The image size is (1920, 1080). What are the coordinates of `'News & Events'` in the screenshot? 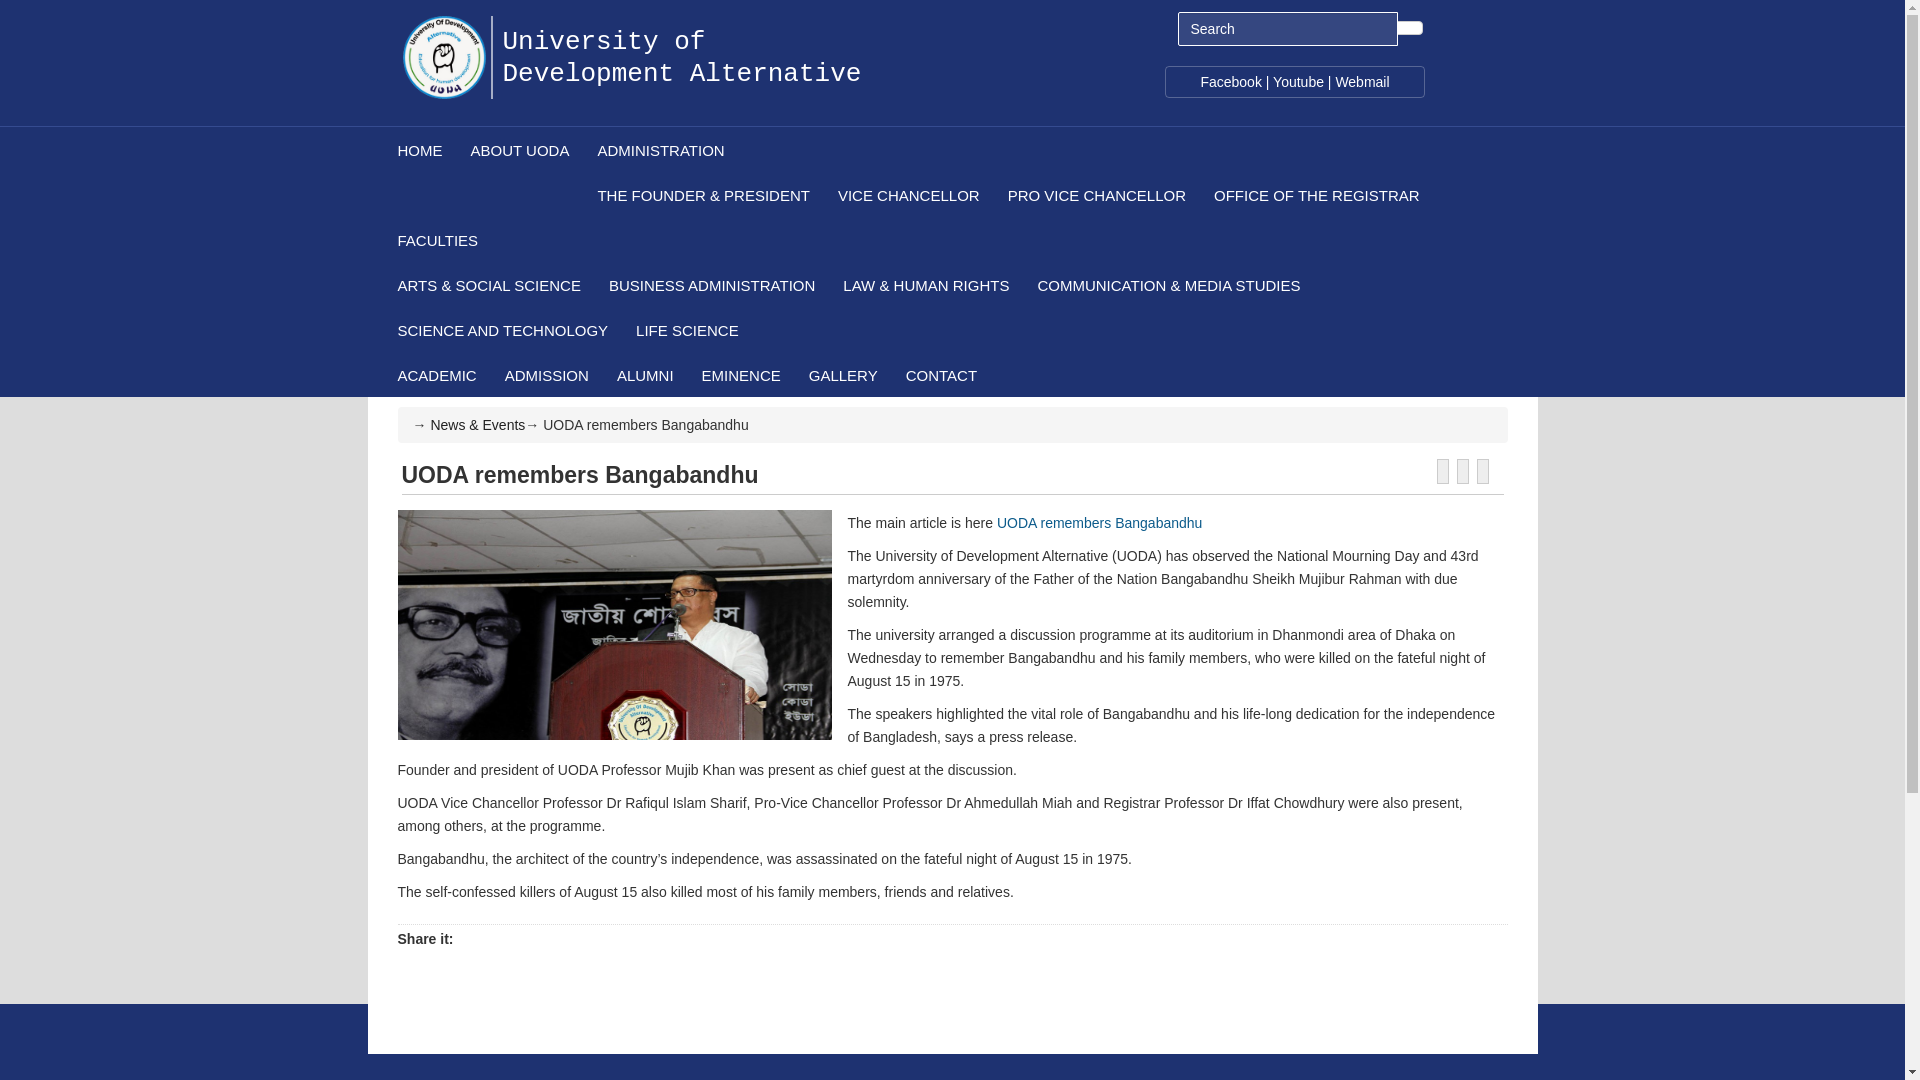 It's located at (476, 423).